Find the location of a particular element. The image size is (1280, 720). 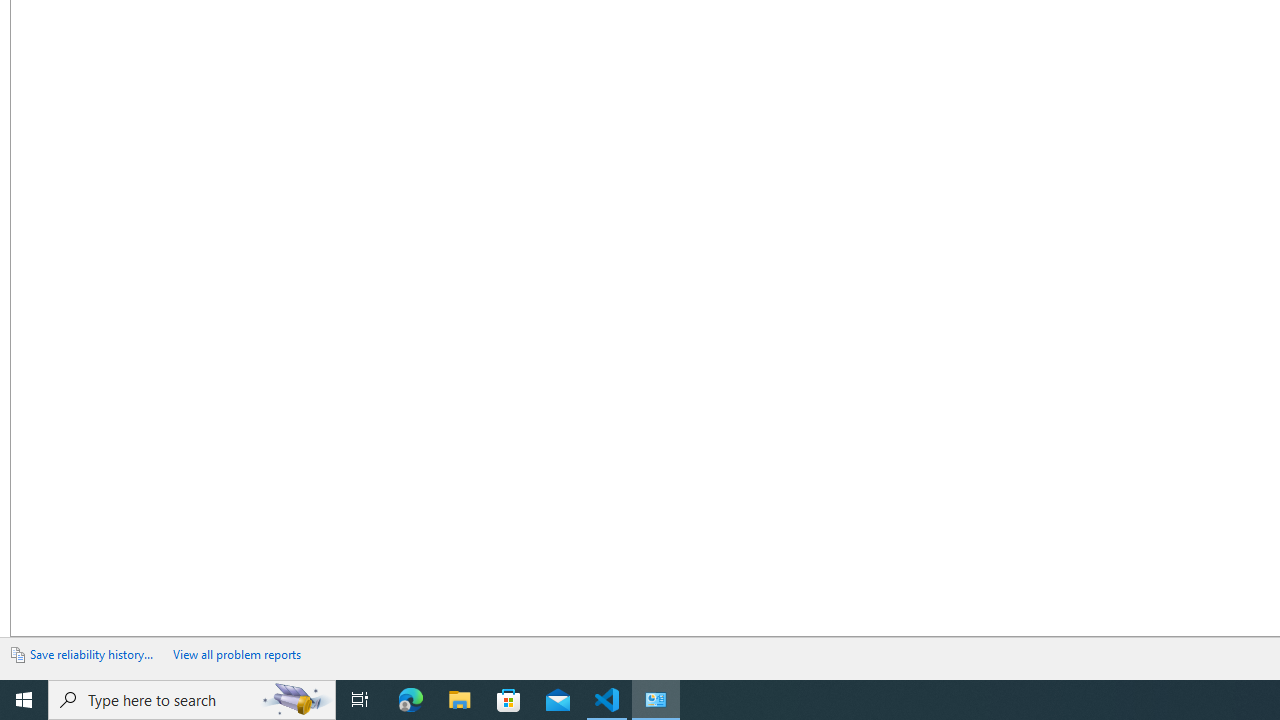

'View all problem reports' is located at coordinates (236, 654).